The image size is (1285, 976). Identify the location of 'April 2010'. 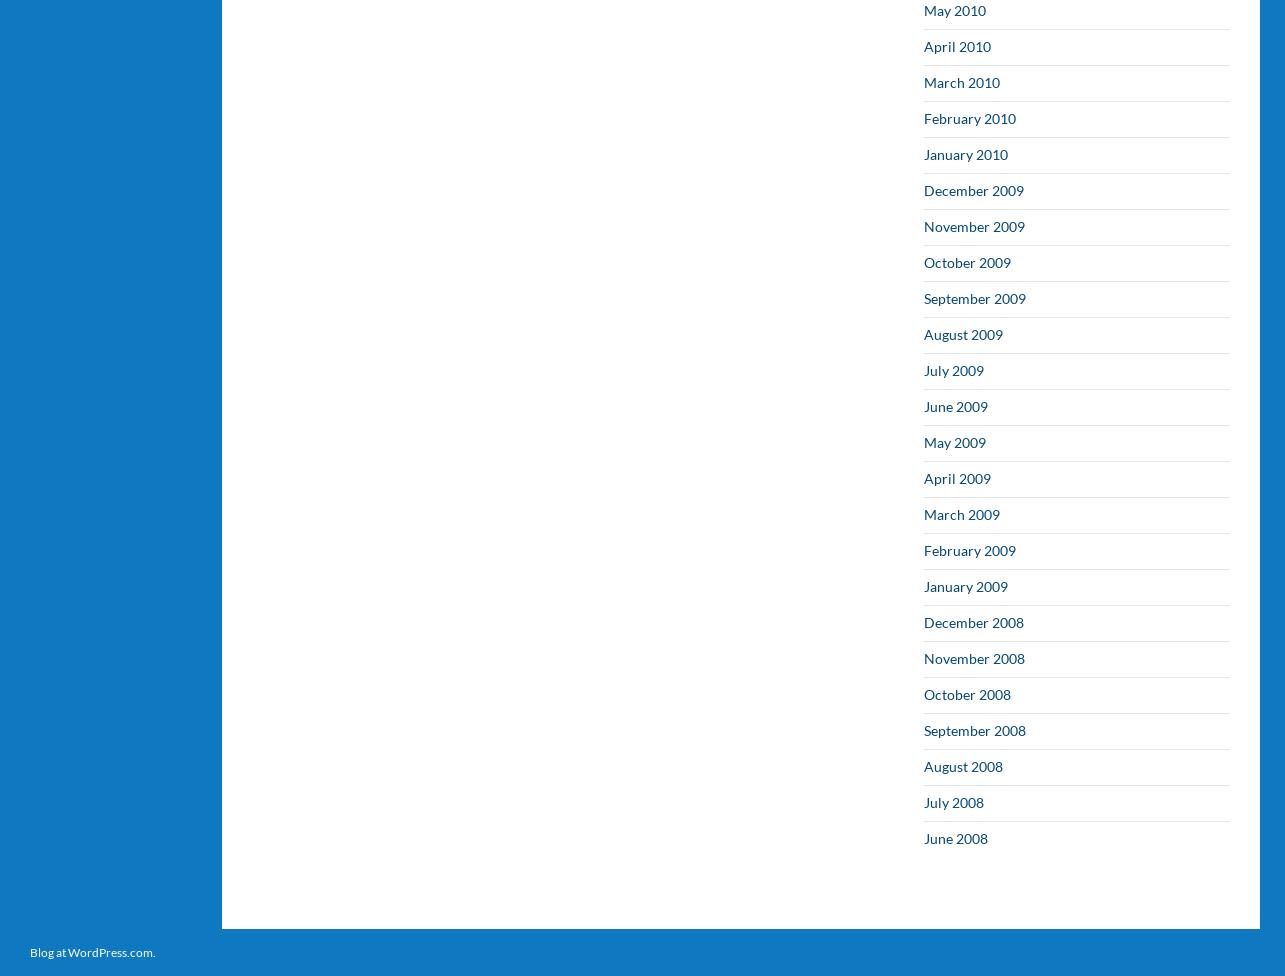
(924, 46).